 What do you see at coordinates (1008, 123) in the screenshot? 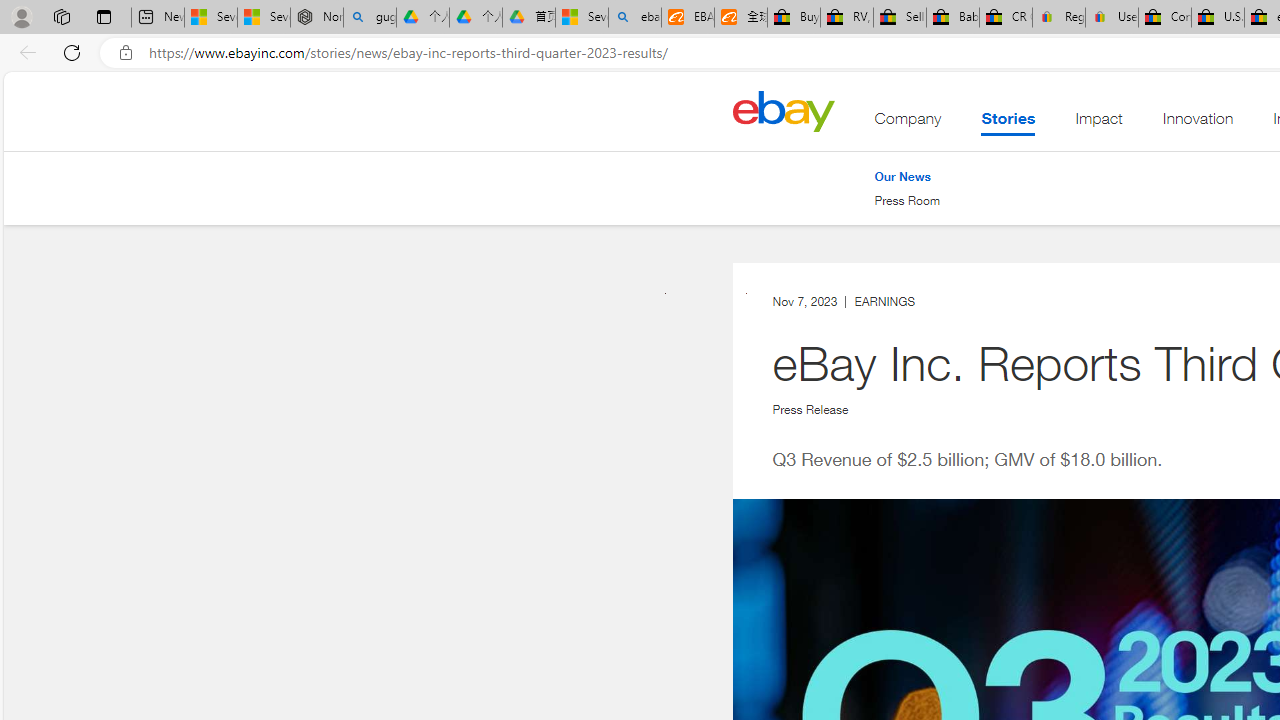
I see `'Stories . This is the current section.'` at bounding box center [1008, 123].